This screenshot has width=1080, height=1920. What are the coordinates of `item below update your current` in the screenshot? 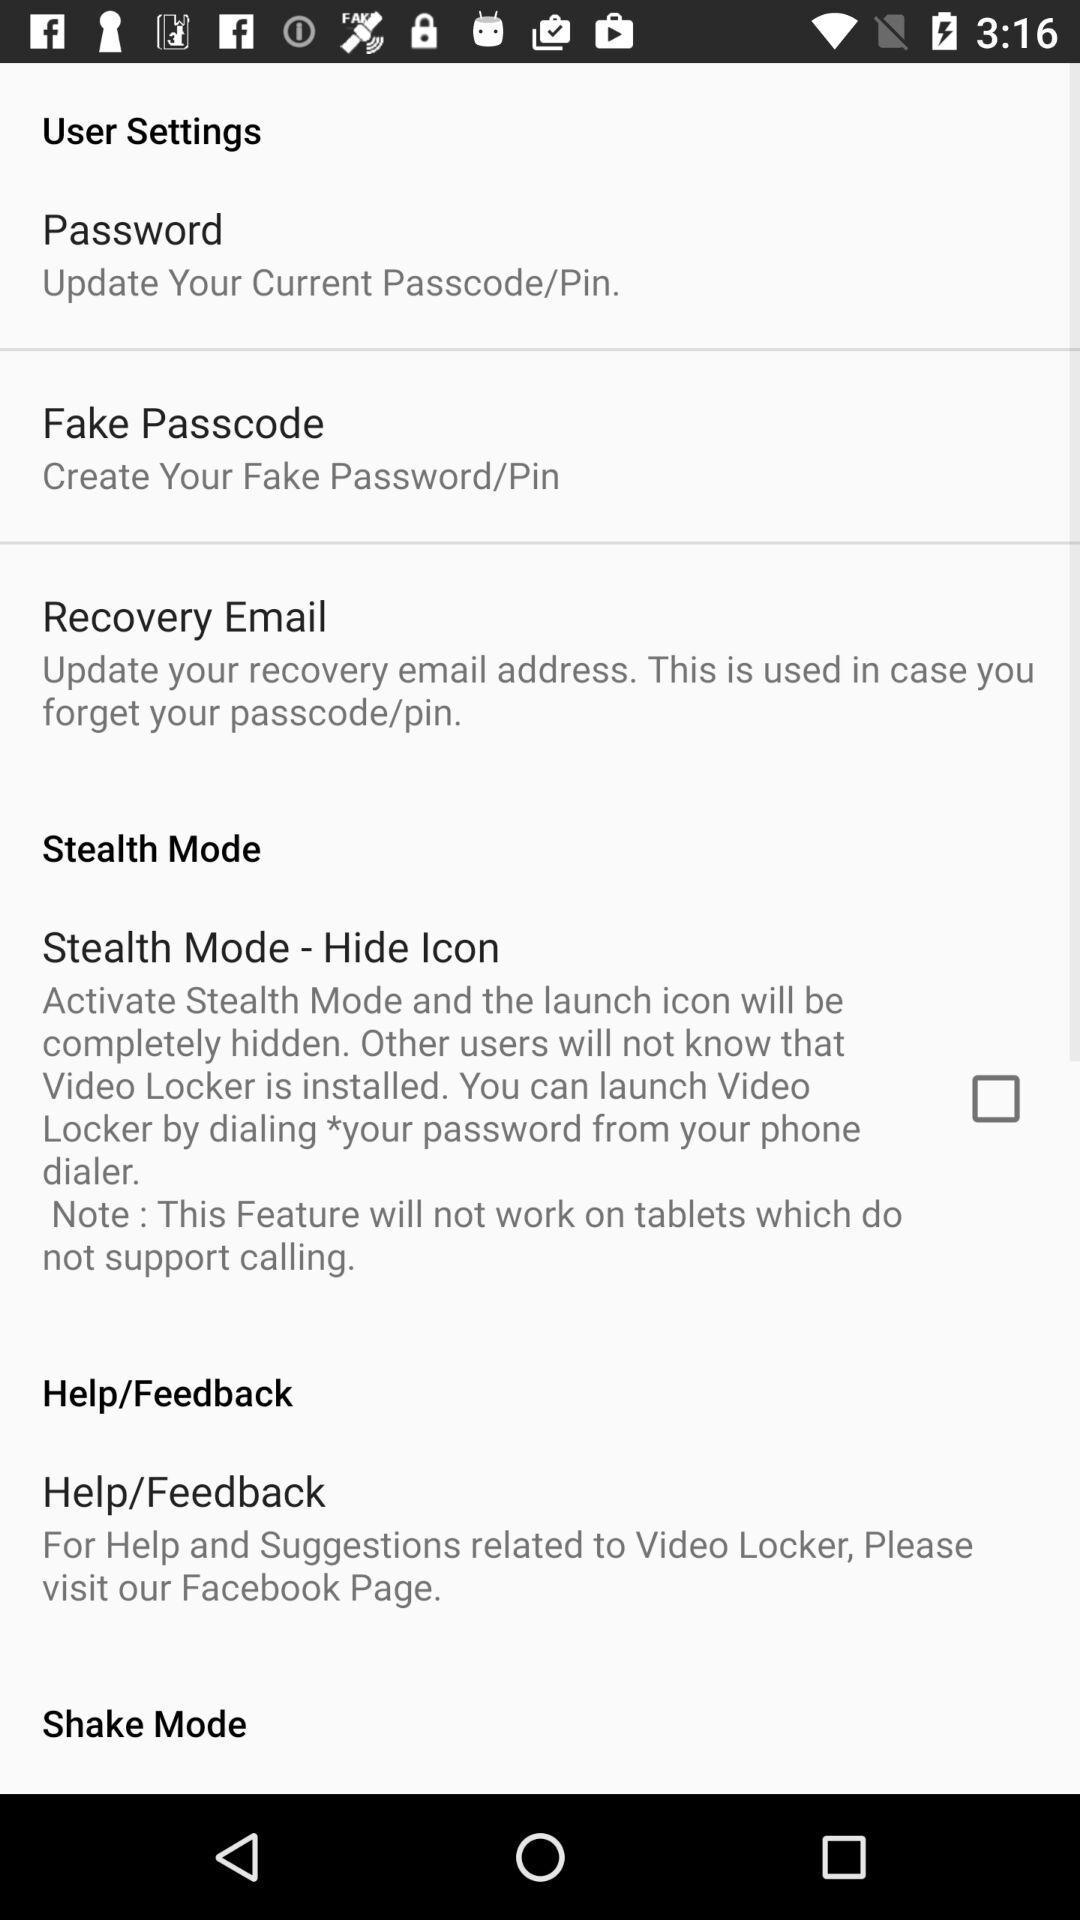 It's located at (183, 420).